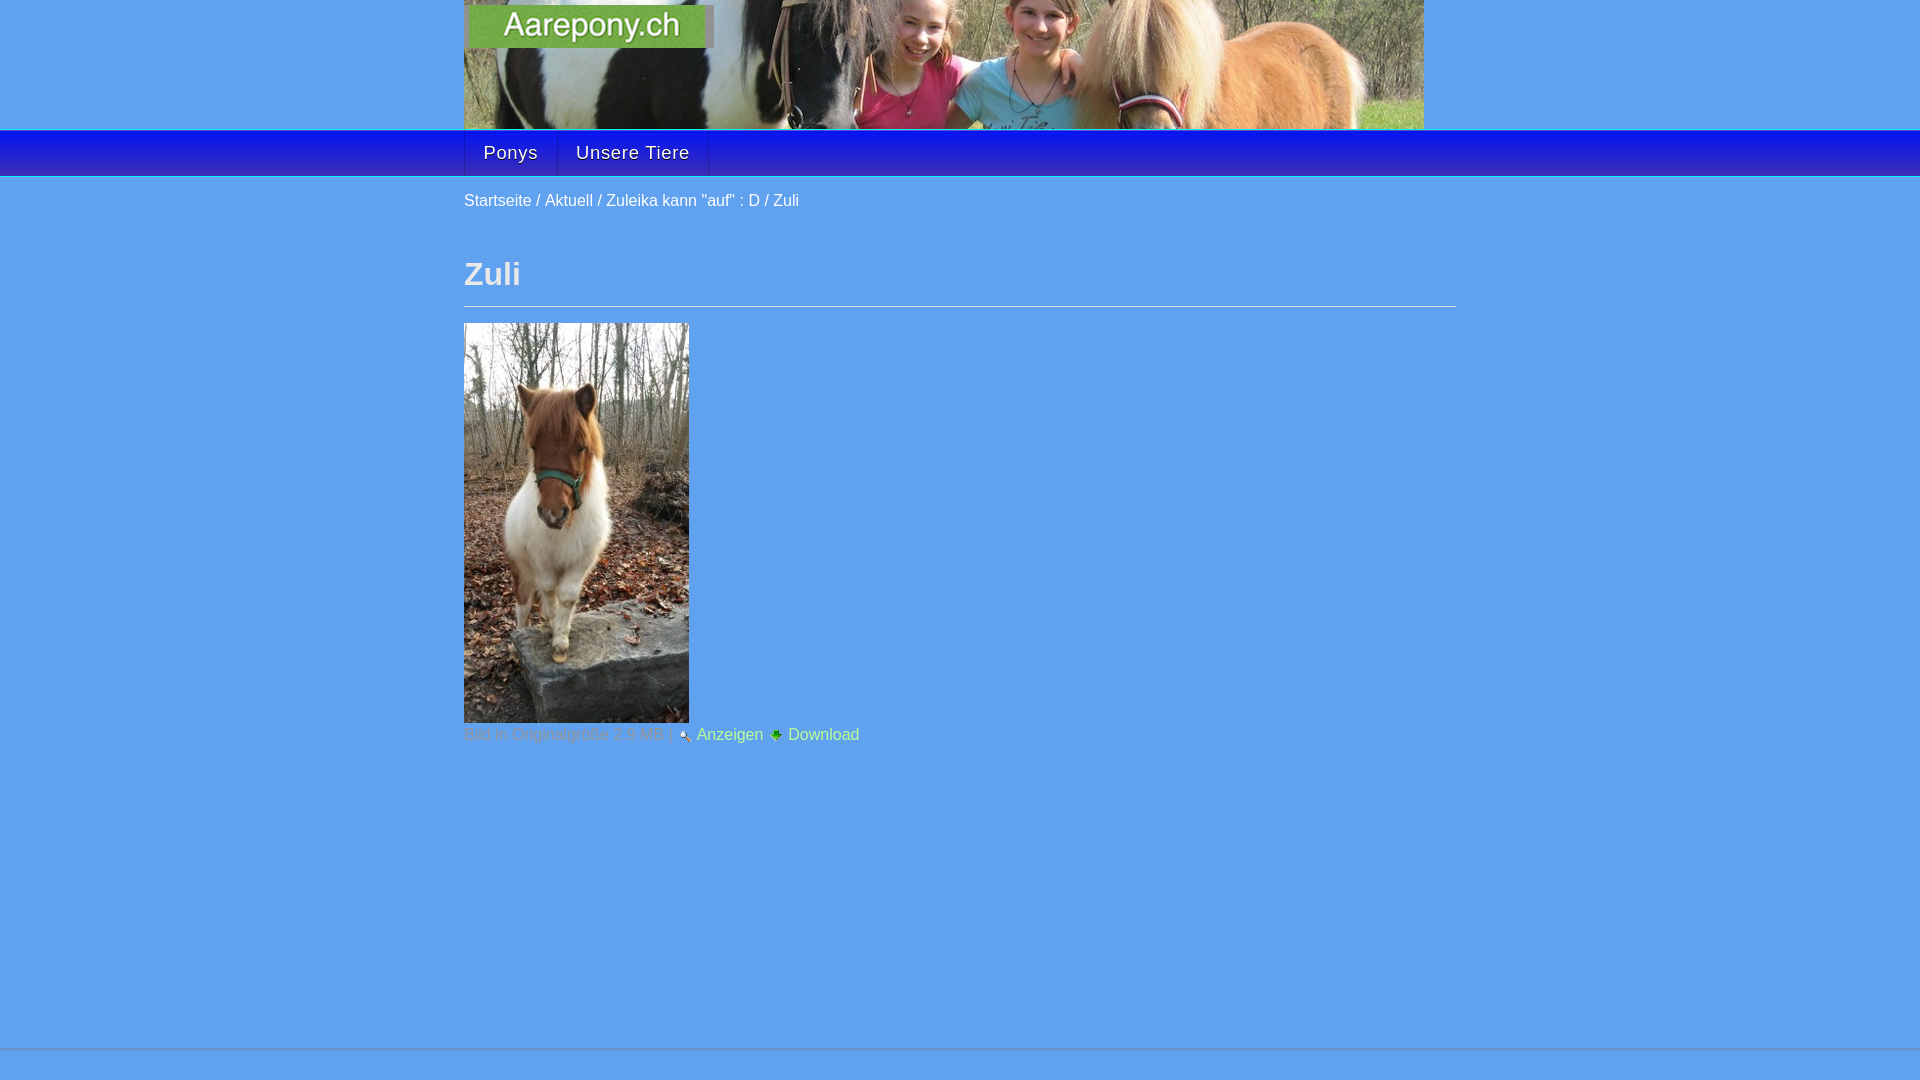 The height and width of the screenshot is (1080, 1920). What do you see at coordinates (498, 200) in the screenshot?
I see `'Startseite'` at bounding box center [498, 200].